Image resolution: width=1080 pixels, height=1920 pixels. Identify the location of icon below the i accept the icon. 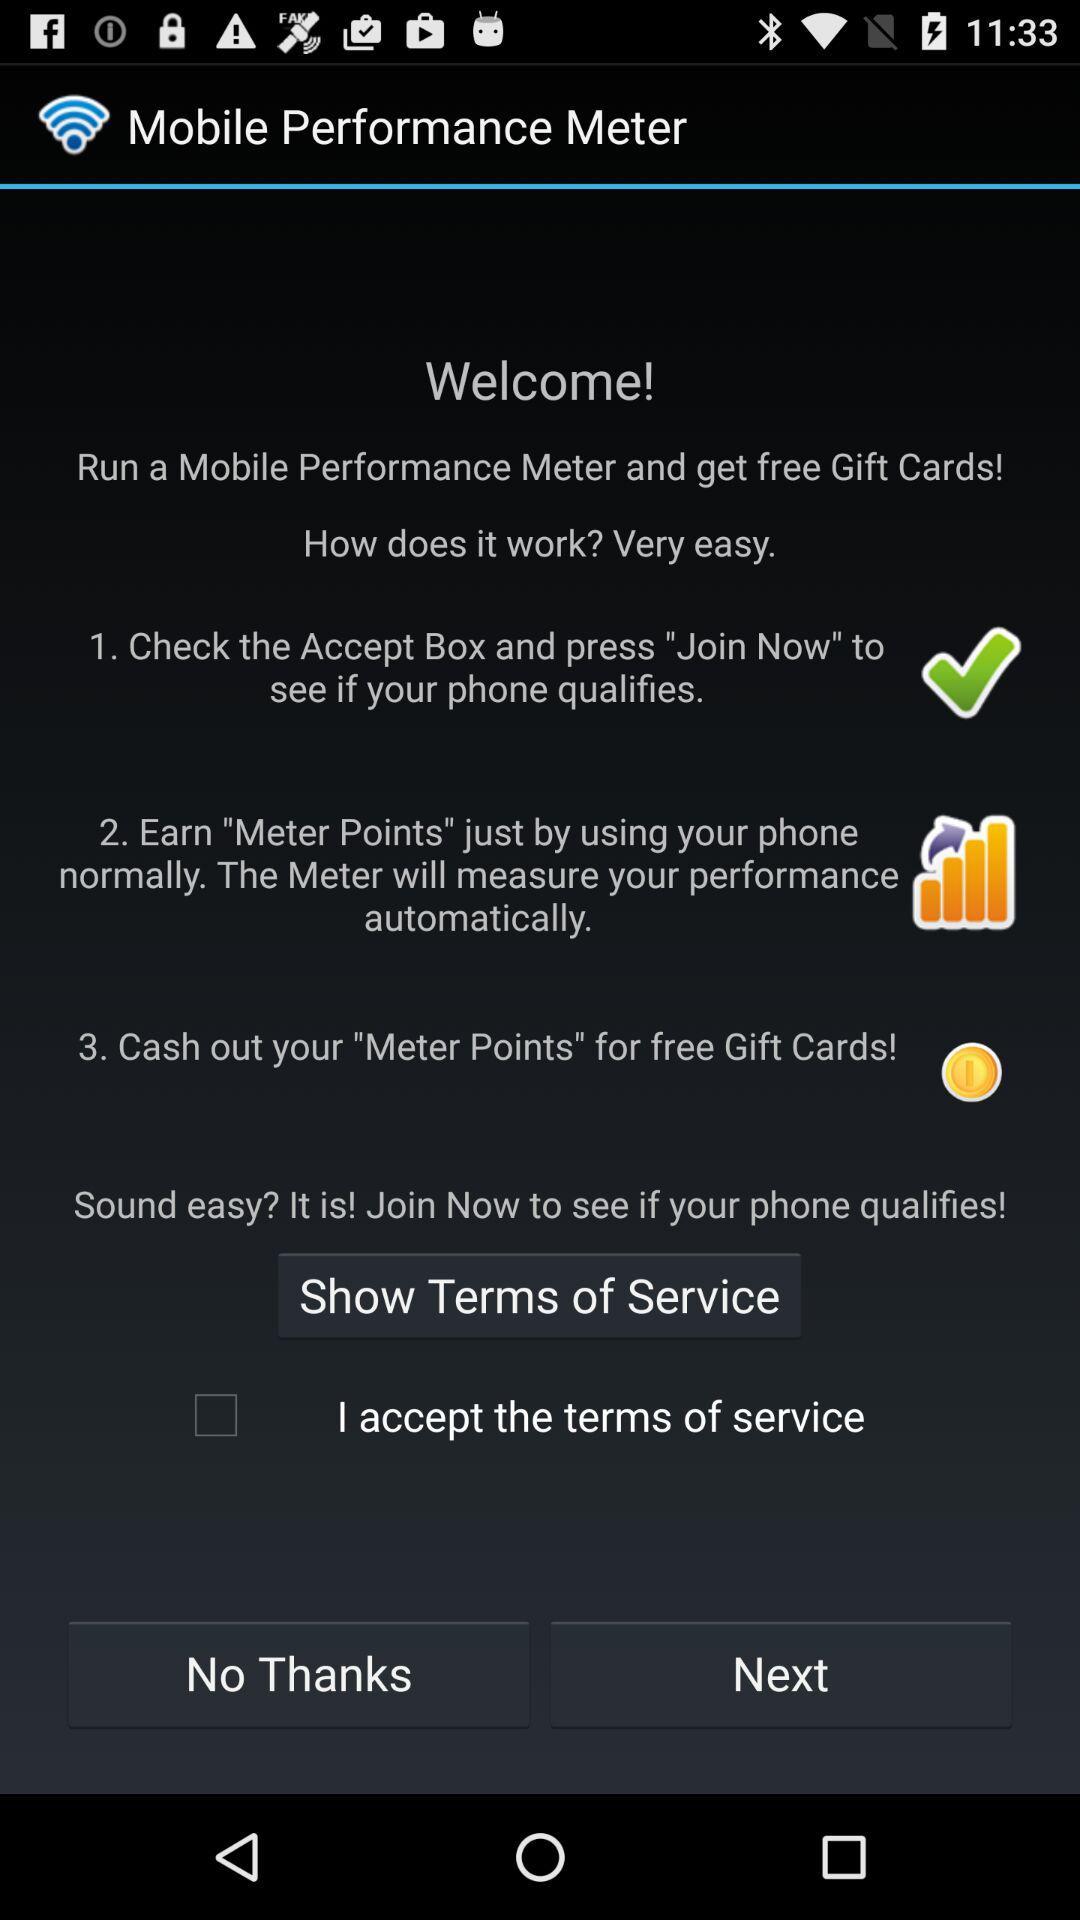
(298, 1673).